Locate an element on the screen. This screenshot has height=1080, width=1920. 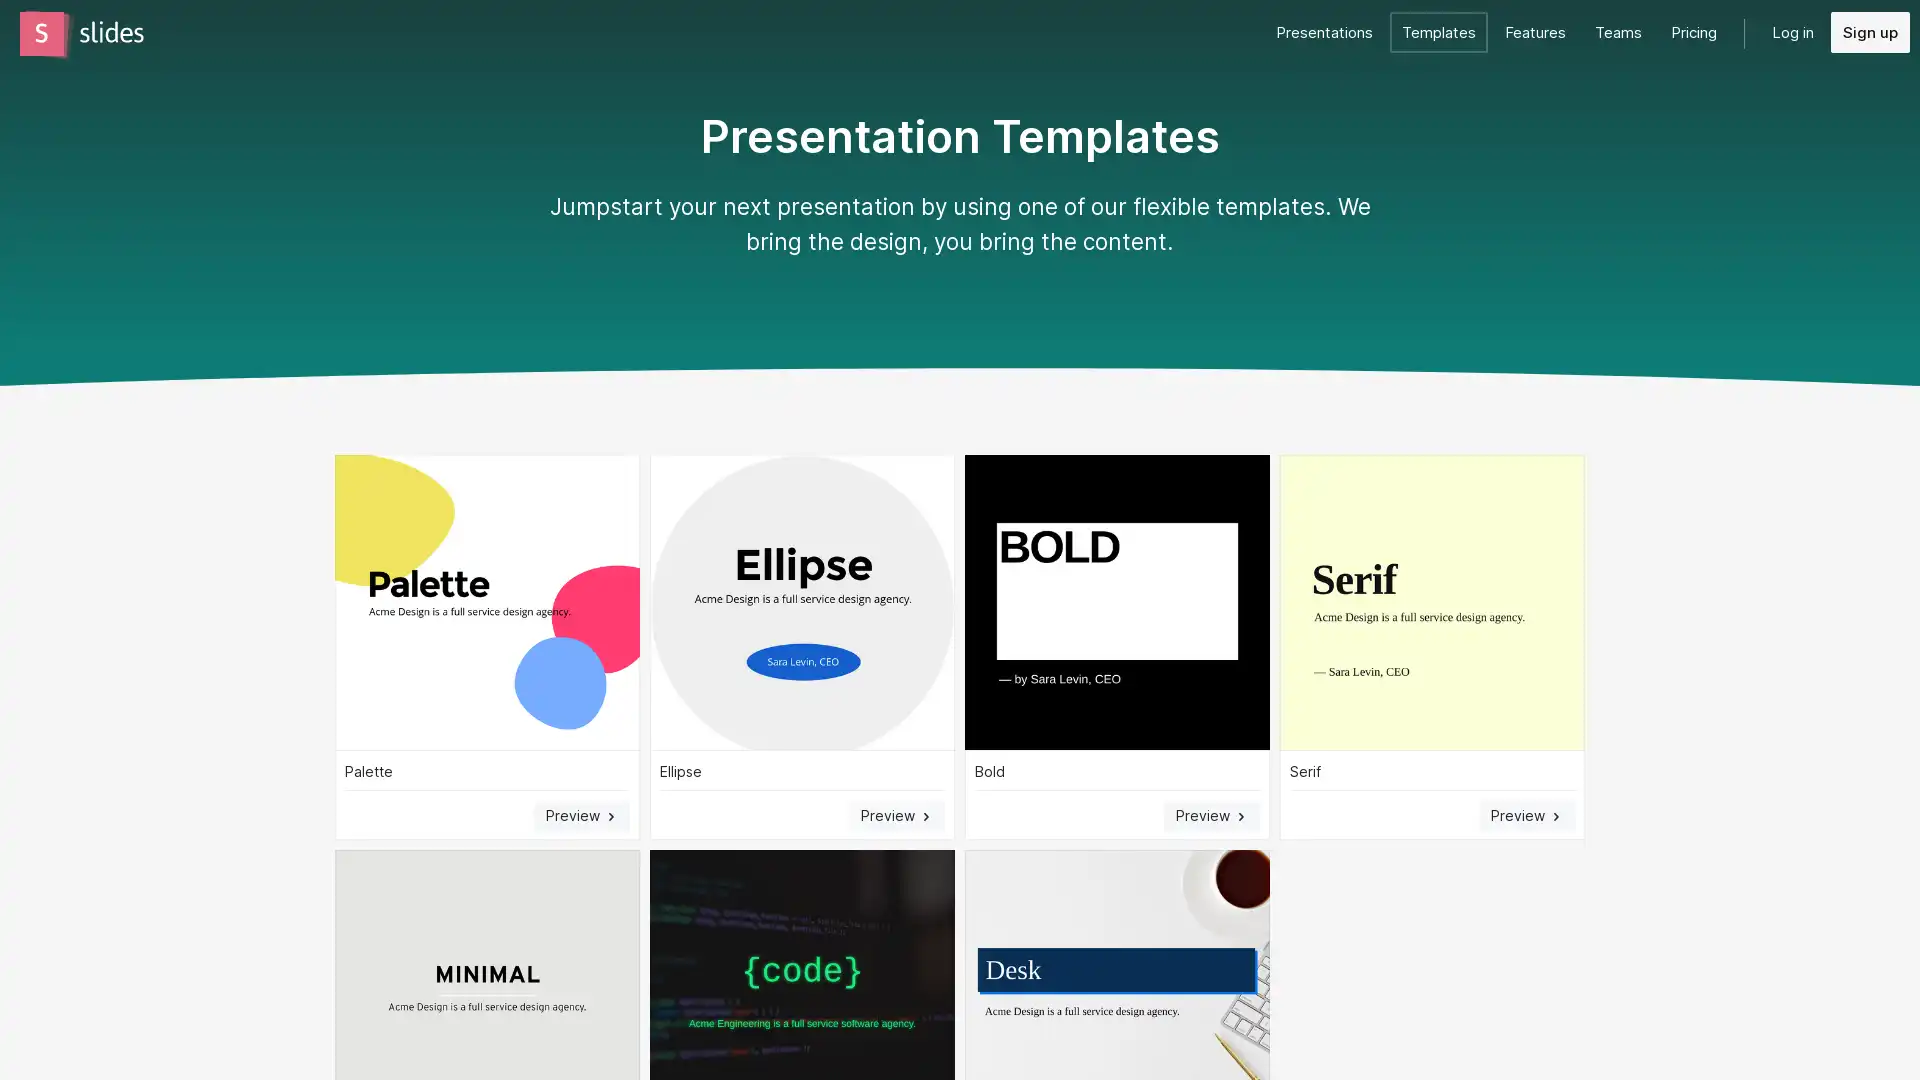
Preview is located at coordinates (580, 815).